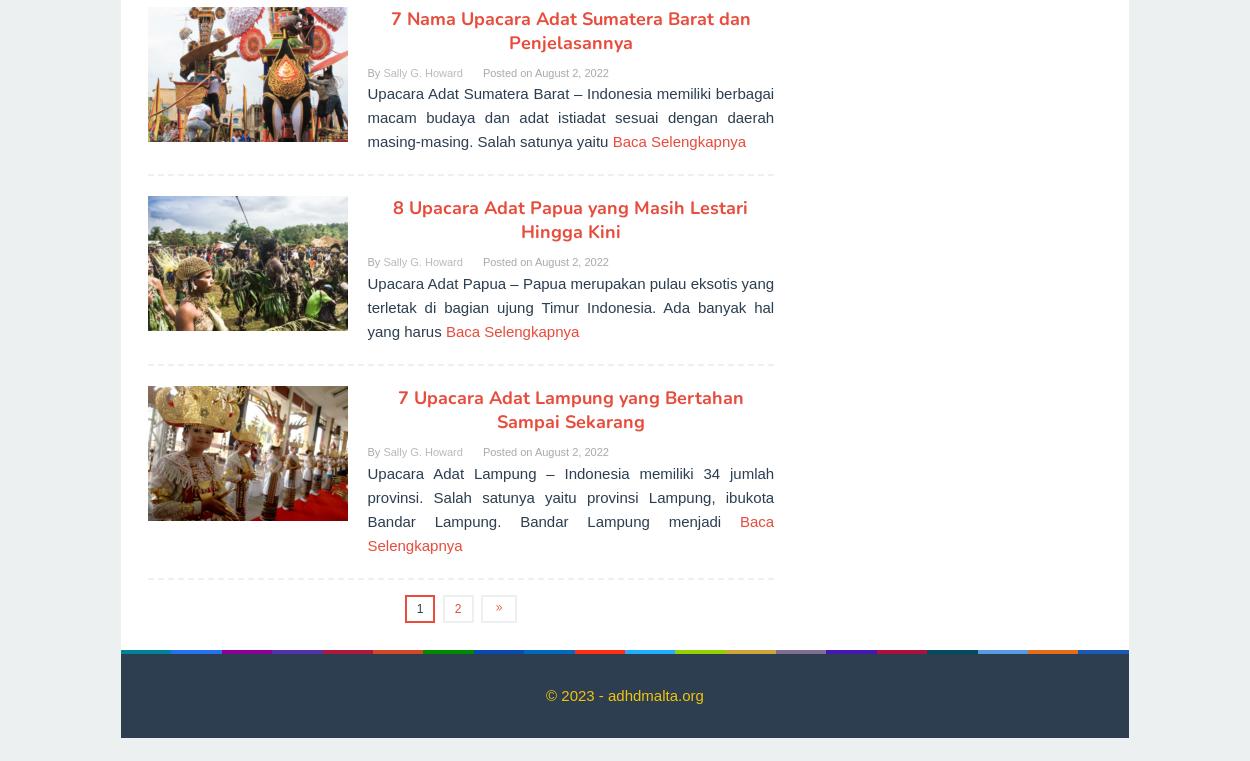  What do you see at coordinates (546, 695) in the screenshot?
I see `'© 2023 - adhdmalta.org'` at bounding box center [546, 695].